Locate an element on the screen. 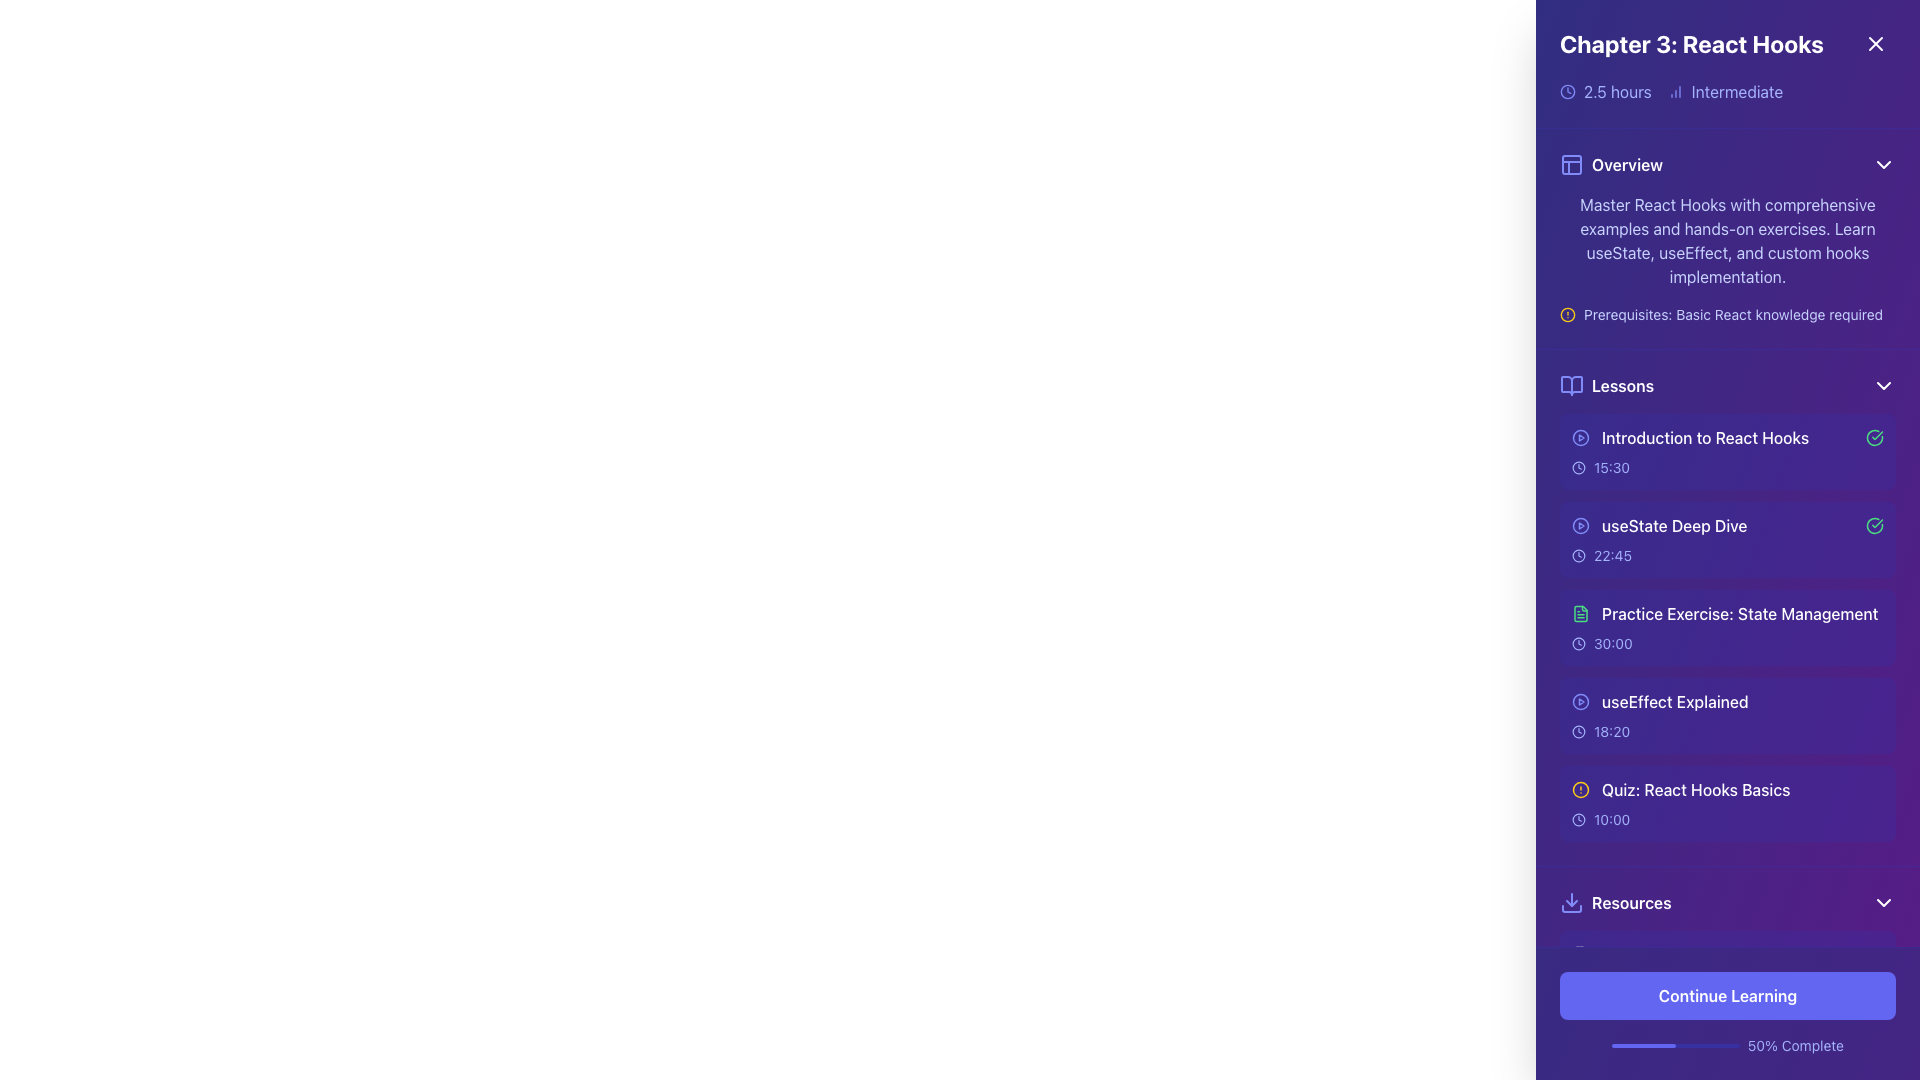  the third card in the 'Lessons' section that is positioned between 'useState Deep Dive' and 'useEffect Explained' is located at coordinates (1727, 627).